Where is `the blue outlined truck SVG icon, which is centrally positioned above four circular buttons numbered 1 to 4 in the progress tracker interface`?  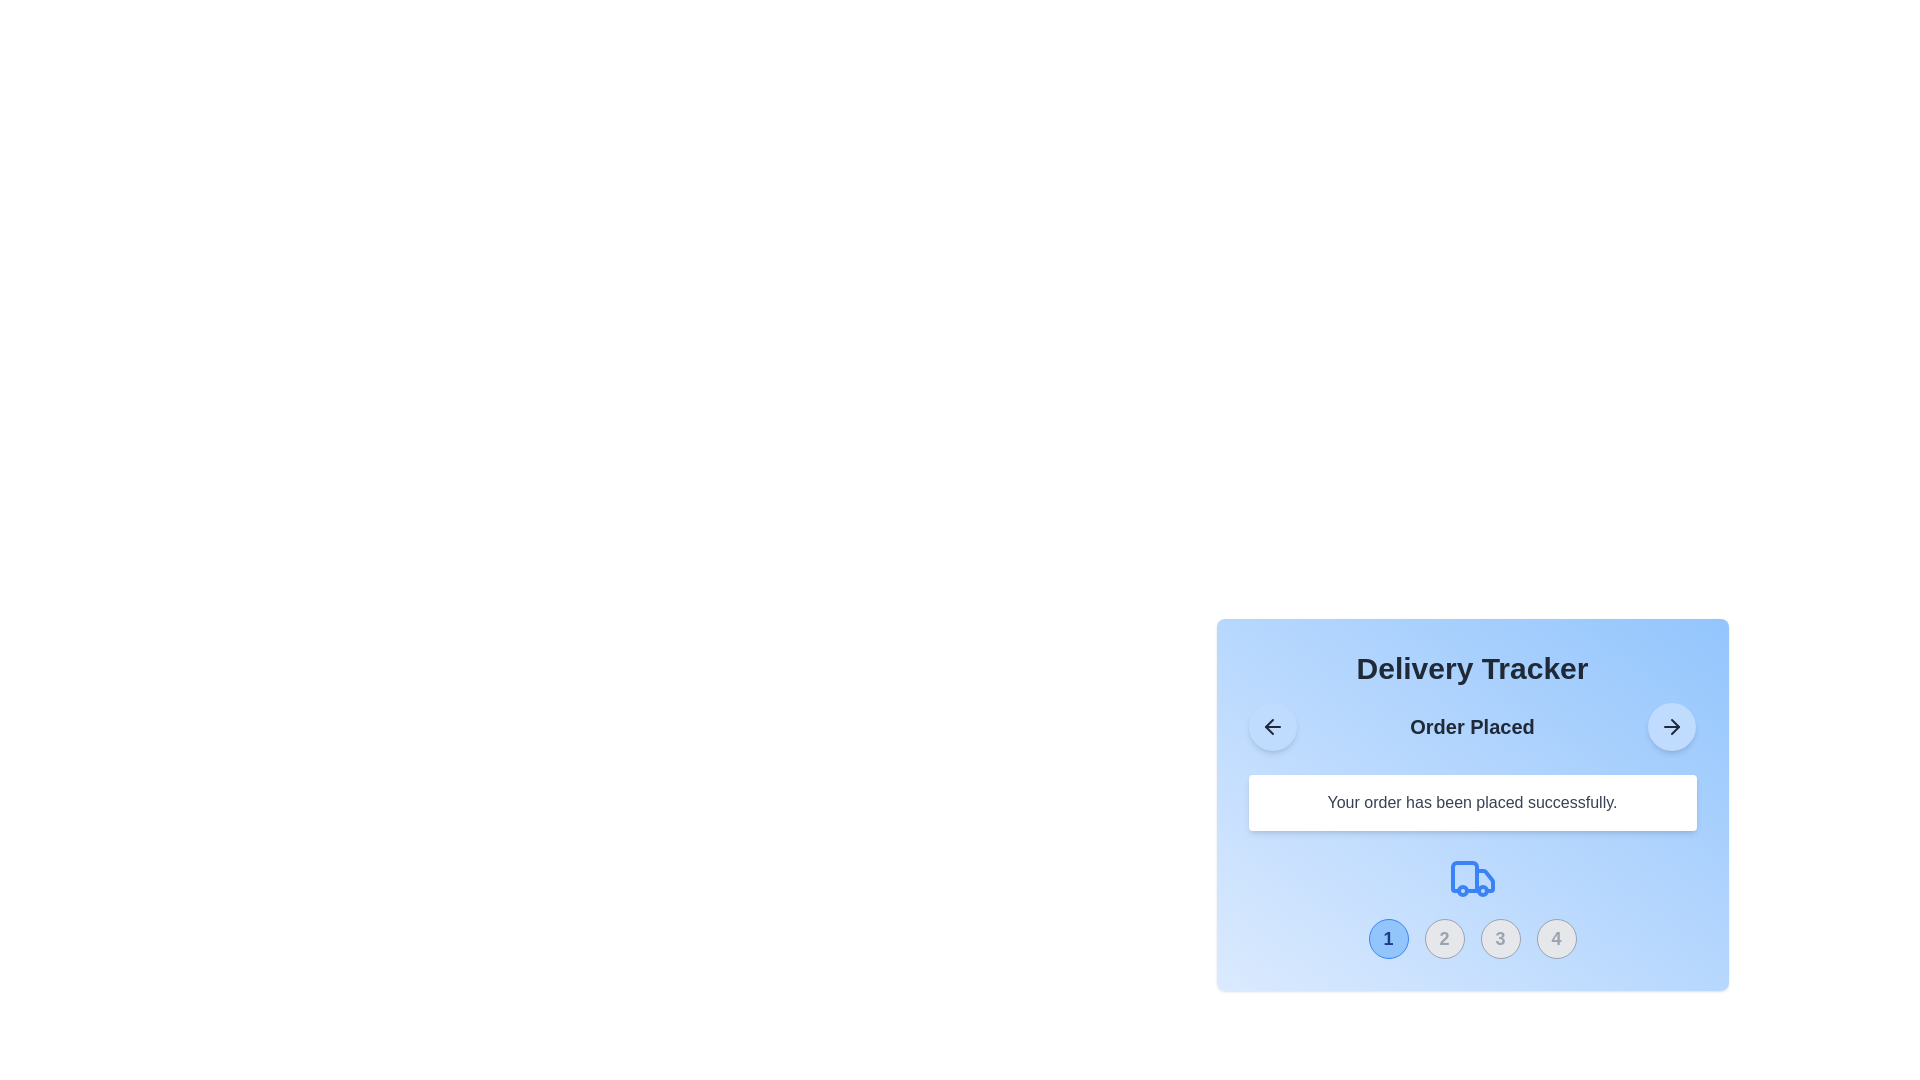
the blue outlined truck SVG icon, which is centrally positioned above four circular buttons numbered 1 to 4 in the progress tracker interface is located at coordinates (1472, 878).